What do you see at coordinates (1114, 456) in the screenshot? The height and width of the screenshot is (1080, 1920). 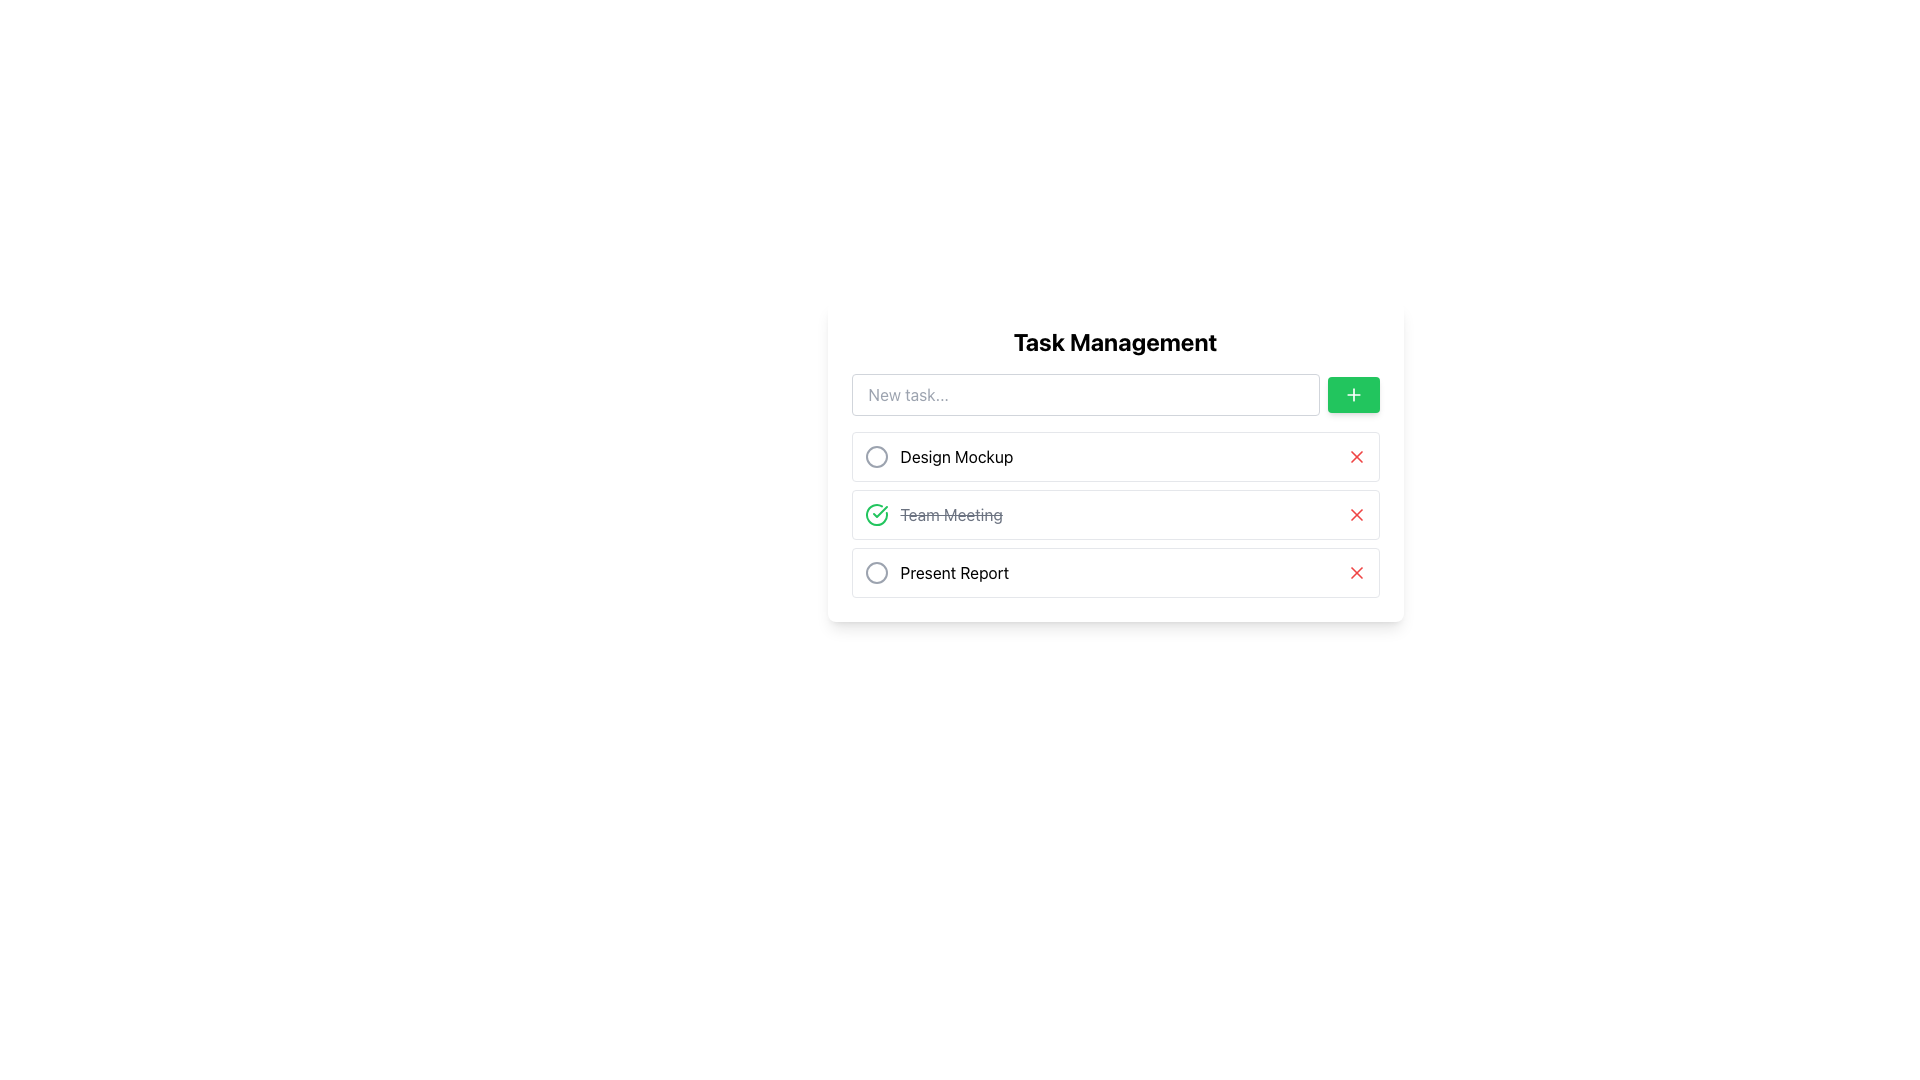 I see `the circular checkbox of the task block titled 'Design Mockup' to mark it as completed` at bounding box center [1114, 456].